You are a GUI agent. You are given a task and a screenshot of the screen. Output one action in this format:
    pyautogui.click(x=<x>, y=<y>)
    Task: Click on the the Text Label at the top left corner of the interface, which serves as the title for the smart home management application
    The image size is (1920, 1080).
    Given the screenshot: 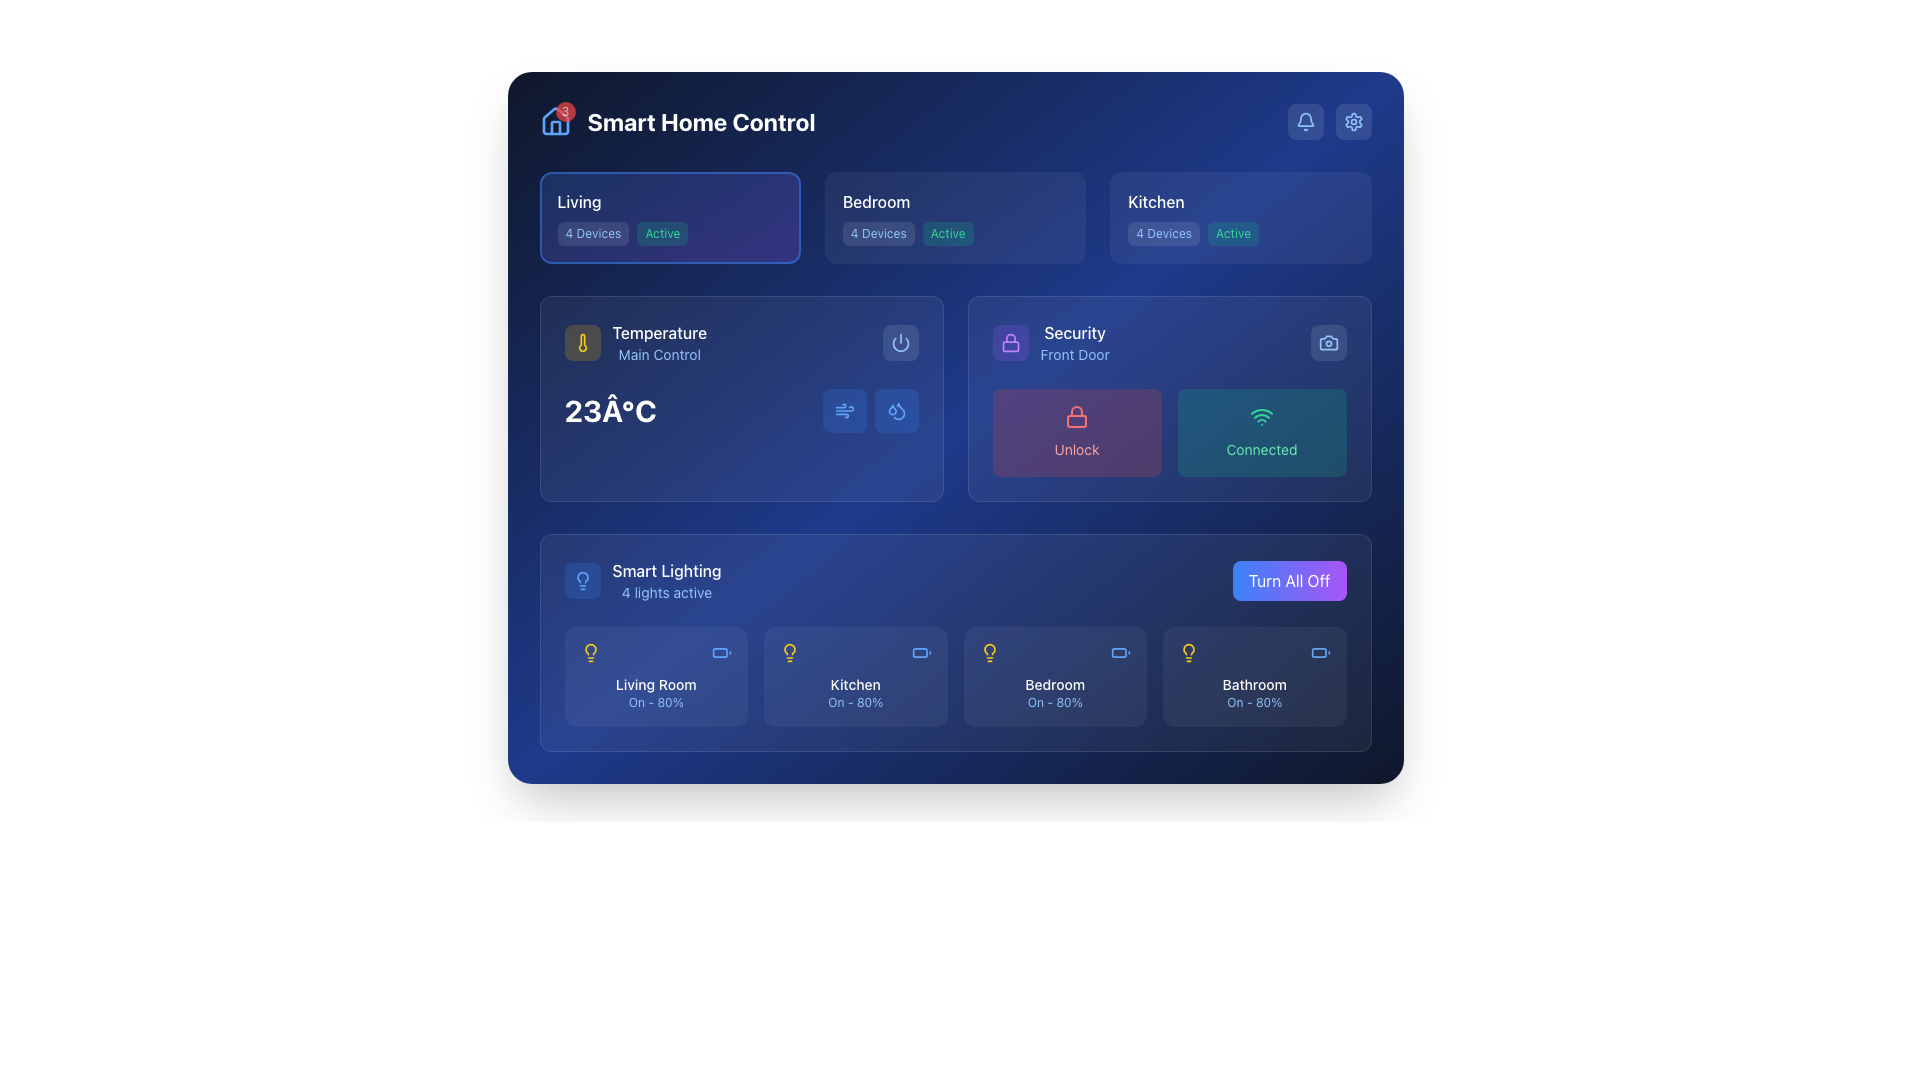 What is the action you would take?
    pyautogui.click(x=677, y=122)
    